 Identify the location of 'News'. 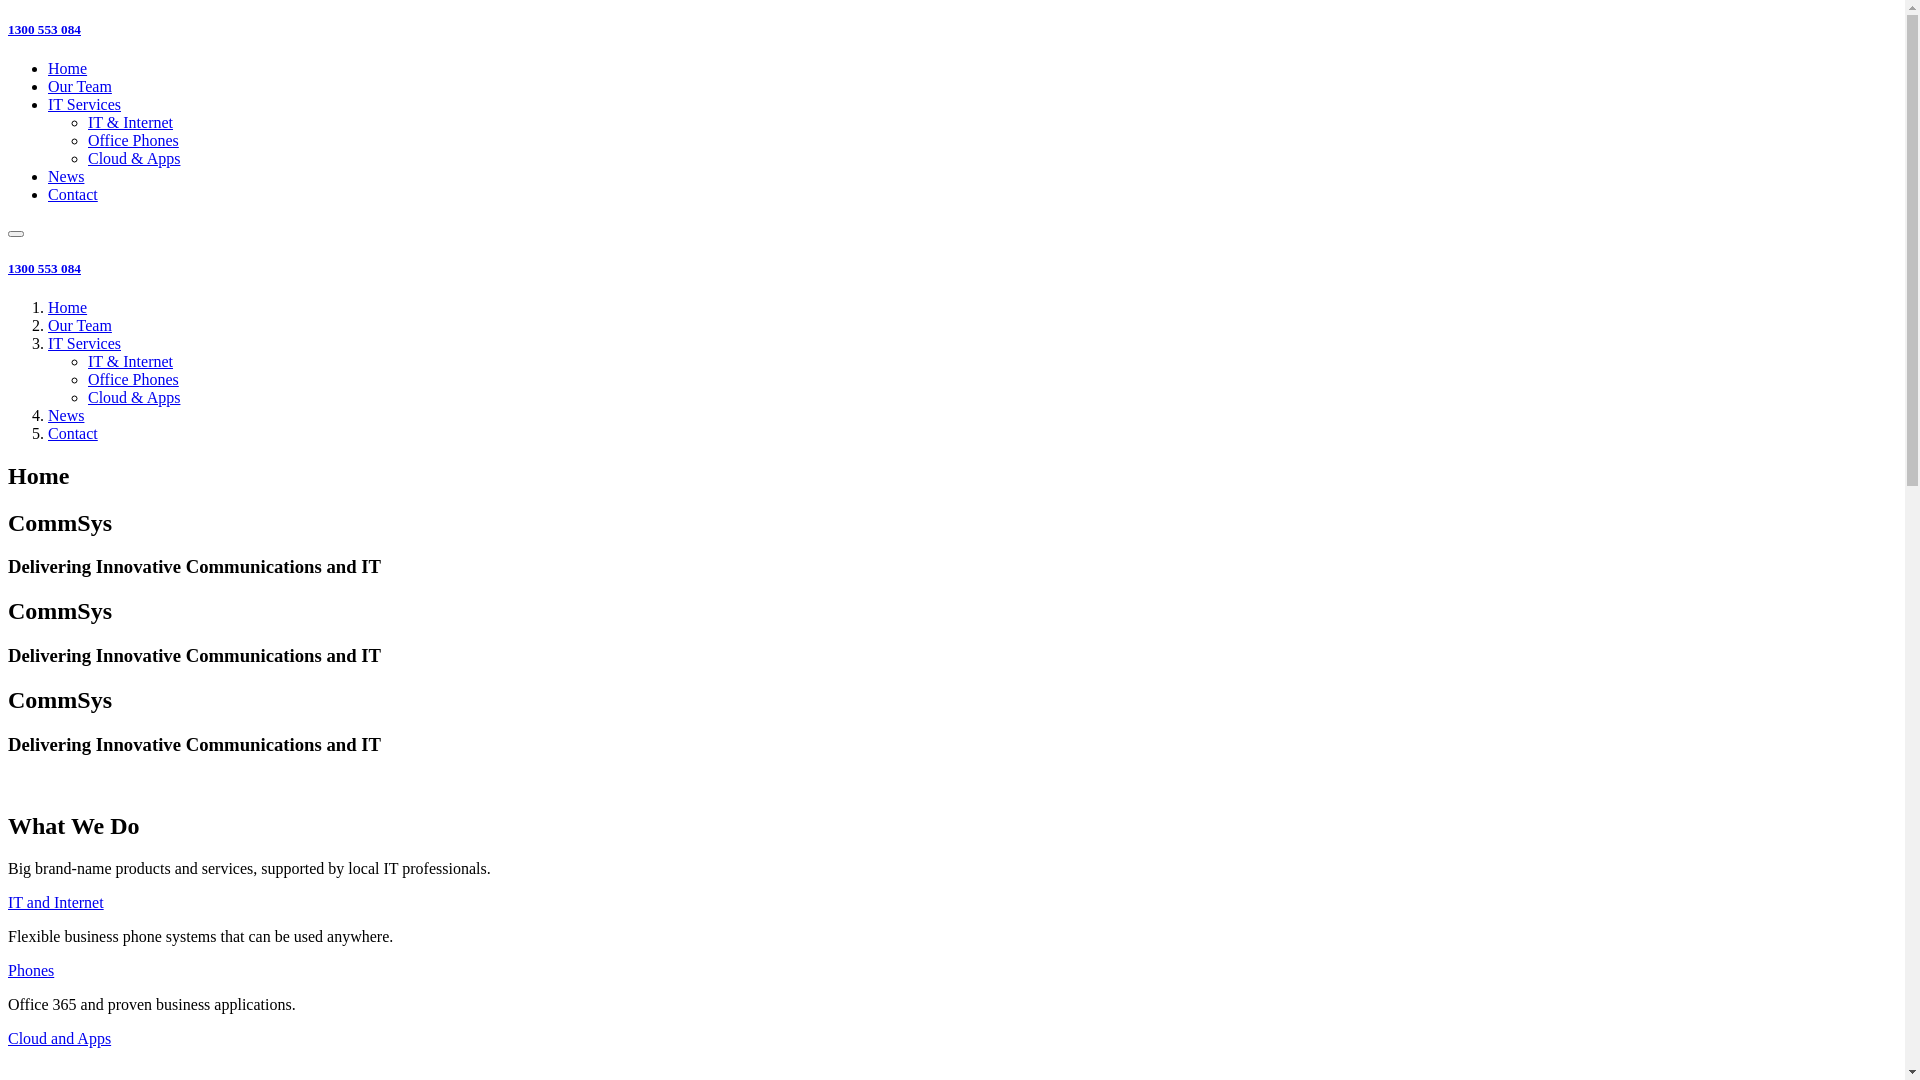
(66, 414).